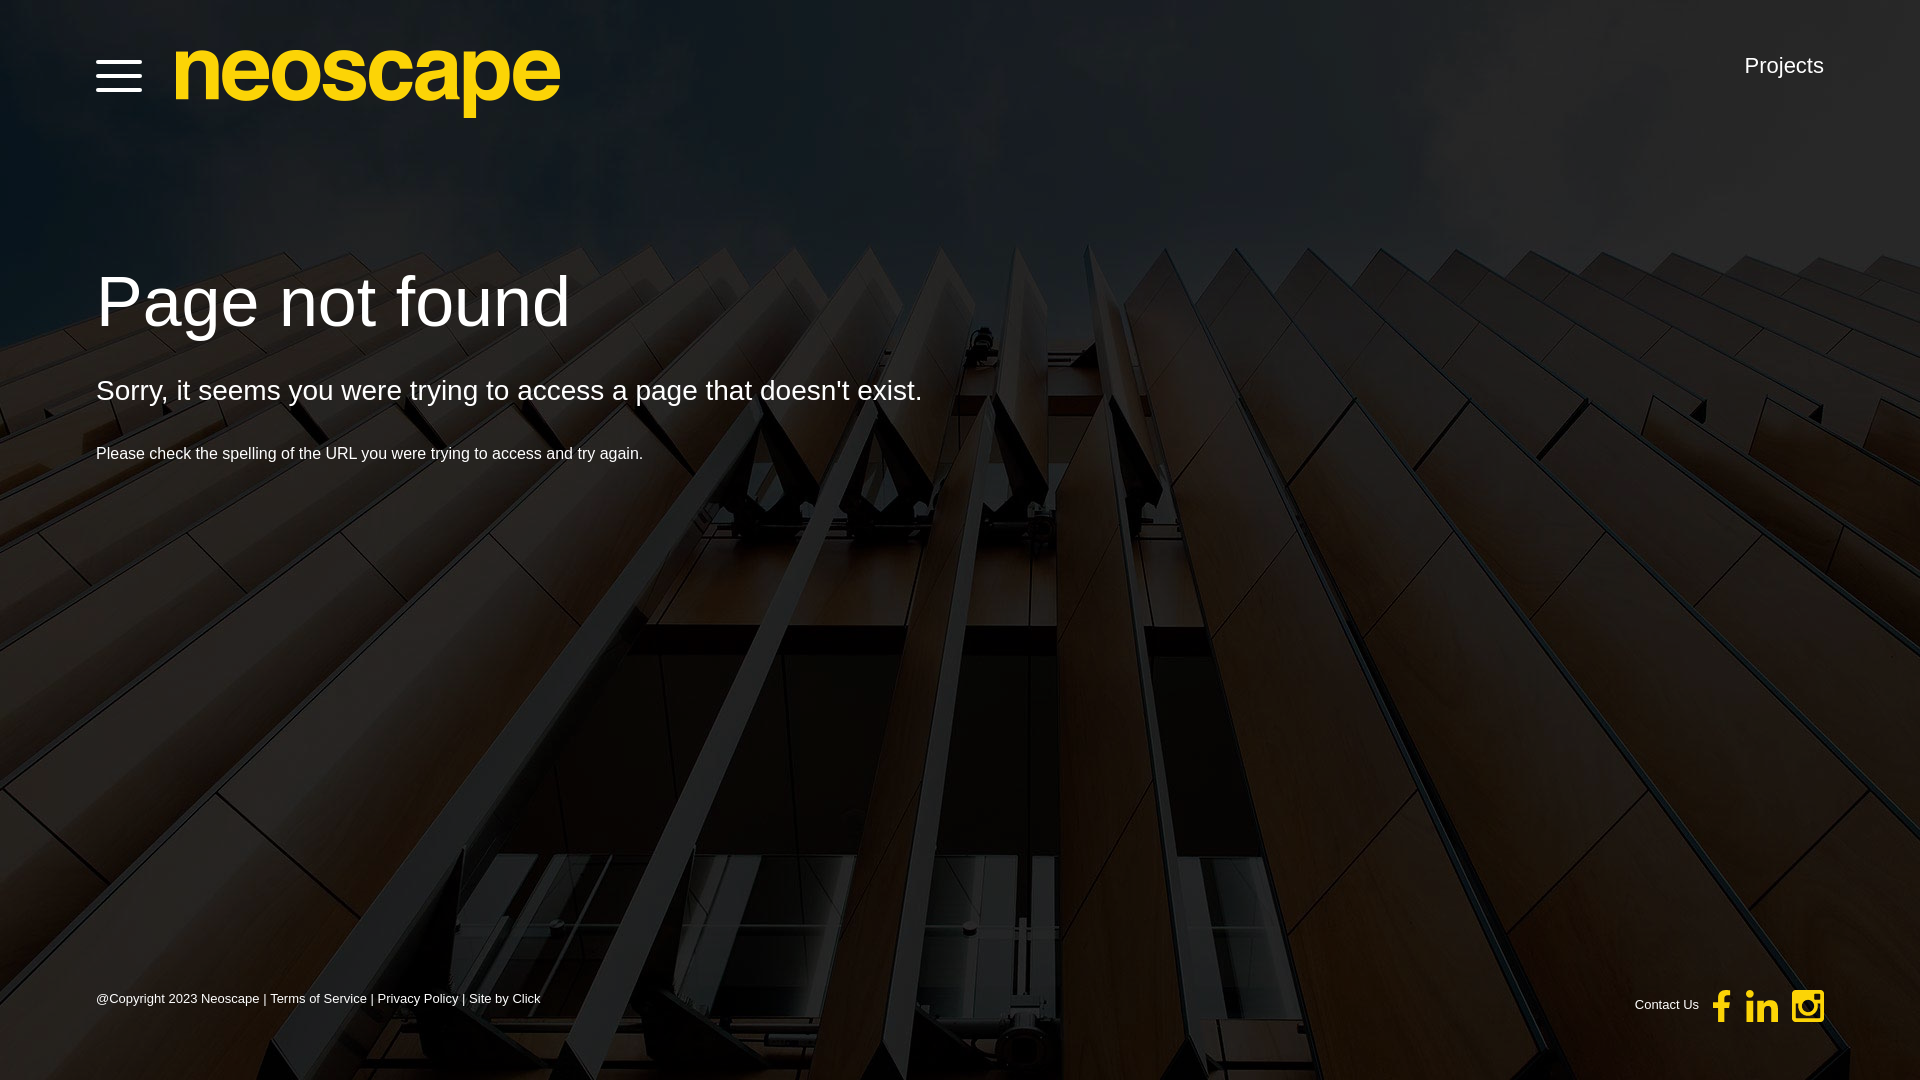  I want to click on 'Contact Us', so click(1666, 1004).